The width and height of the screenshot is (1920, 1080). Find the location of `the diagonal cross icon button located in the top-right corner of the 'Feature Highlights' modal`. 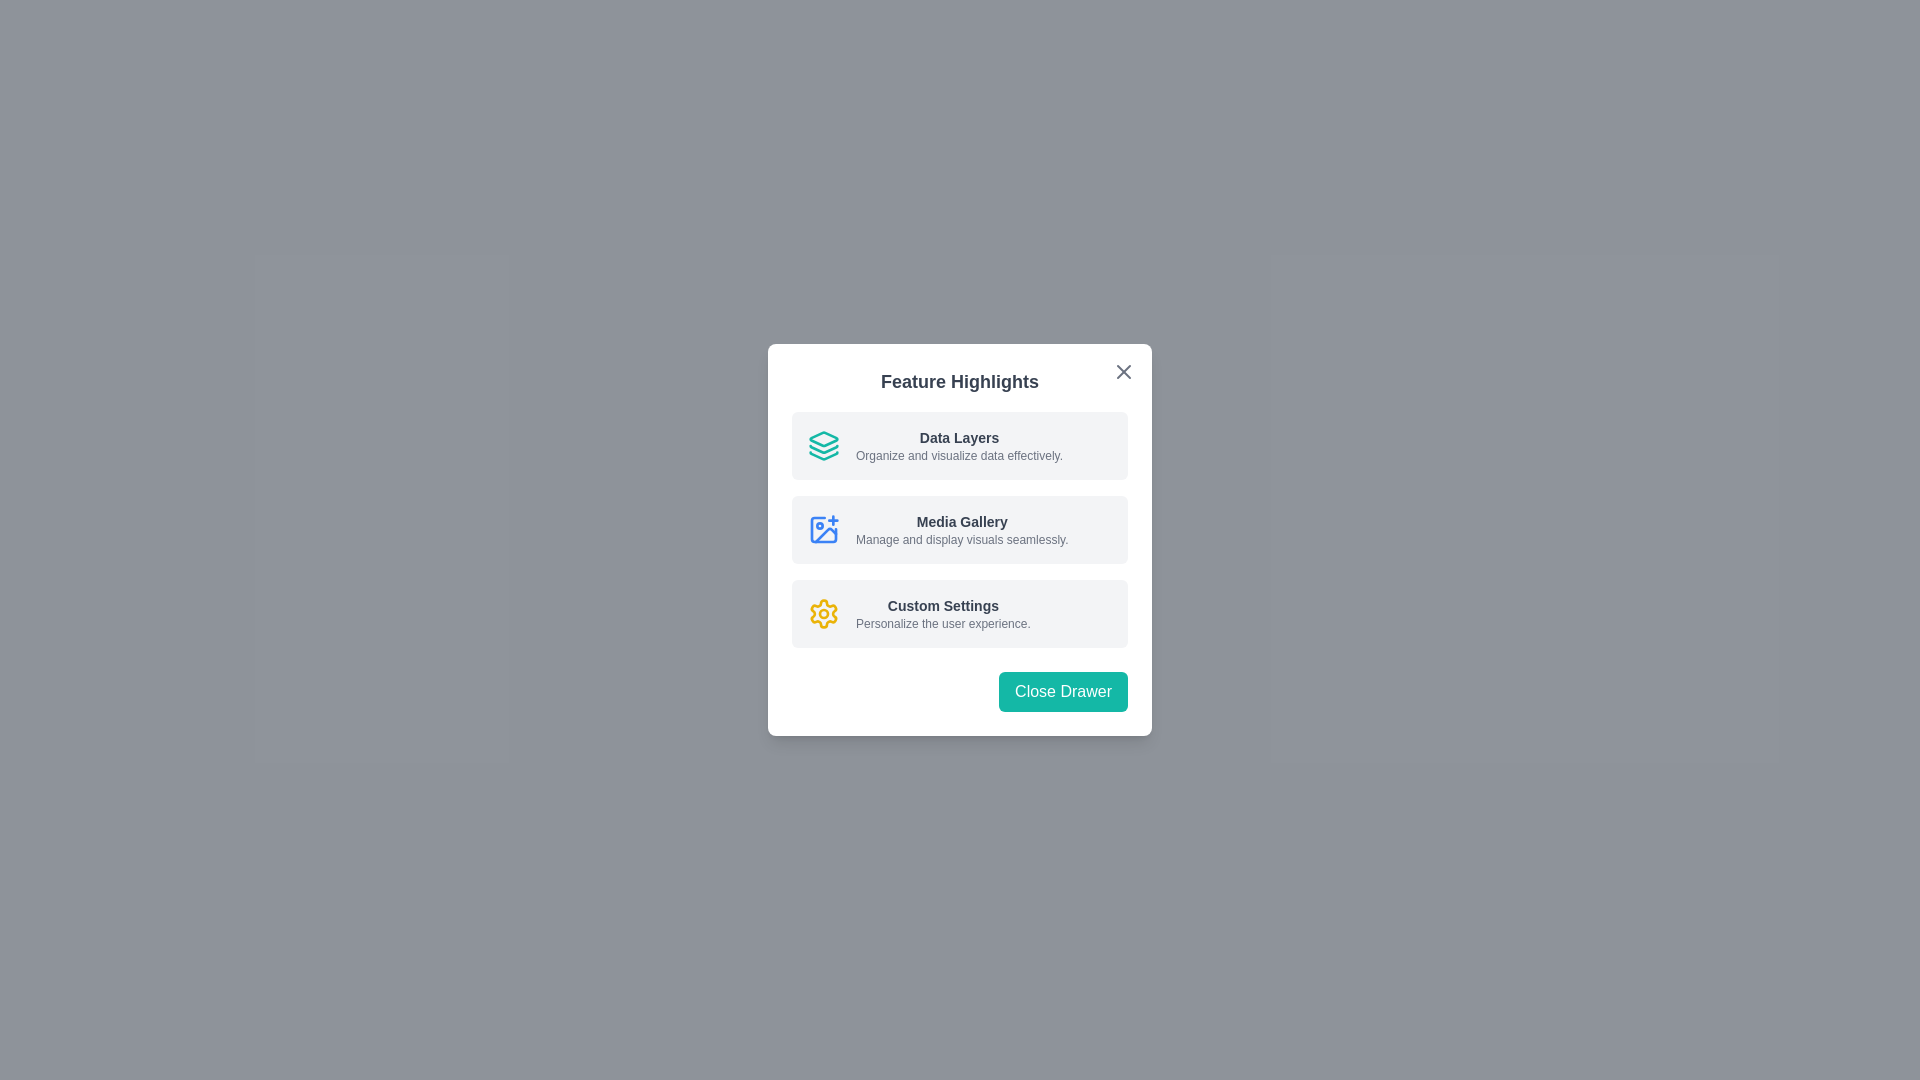

the diagonal cross icon button located in the top-right corner of the 'Feature Highlights' modal is located at coordinates (1123, 371).